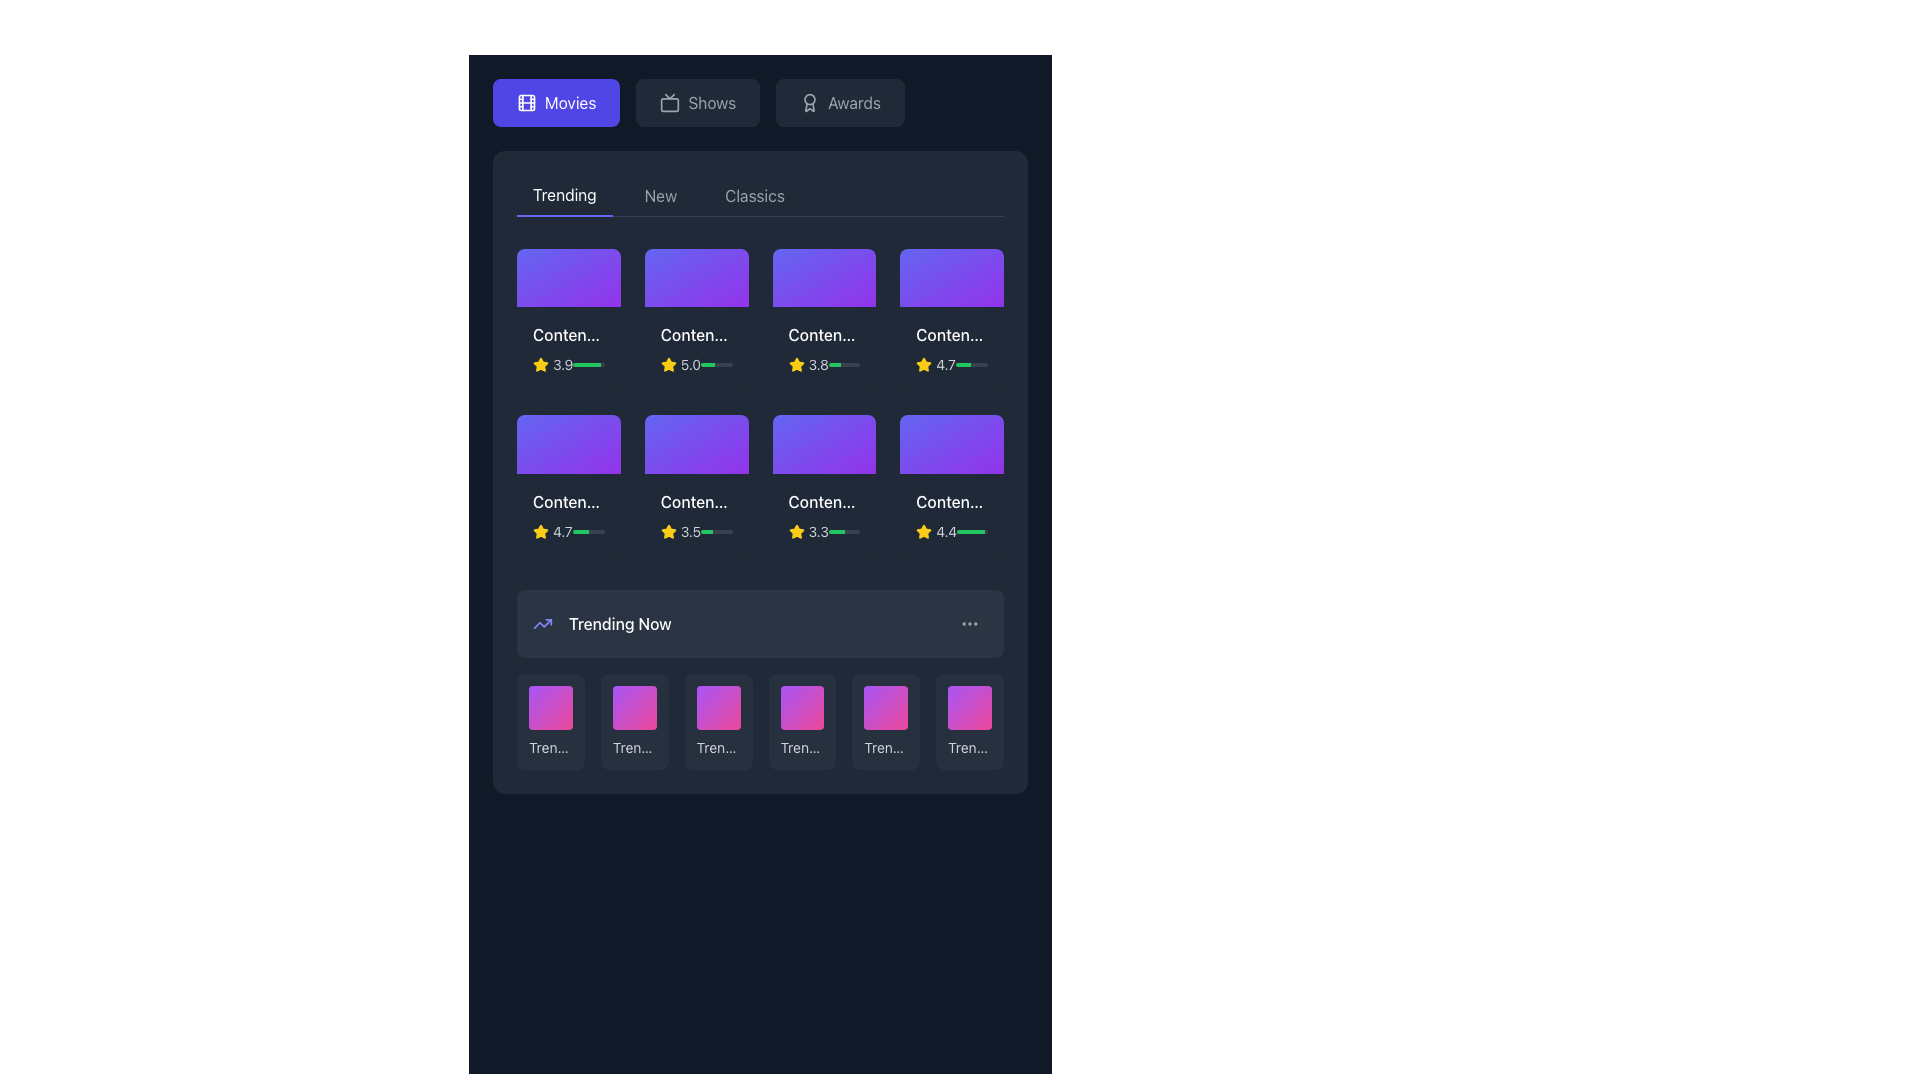  I want to click on the star-shaped yellow rating icon, which is part of a horizontal stack representing a rating of 4.7, so click(923, 365).